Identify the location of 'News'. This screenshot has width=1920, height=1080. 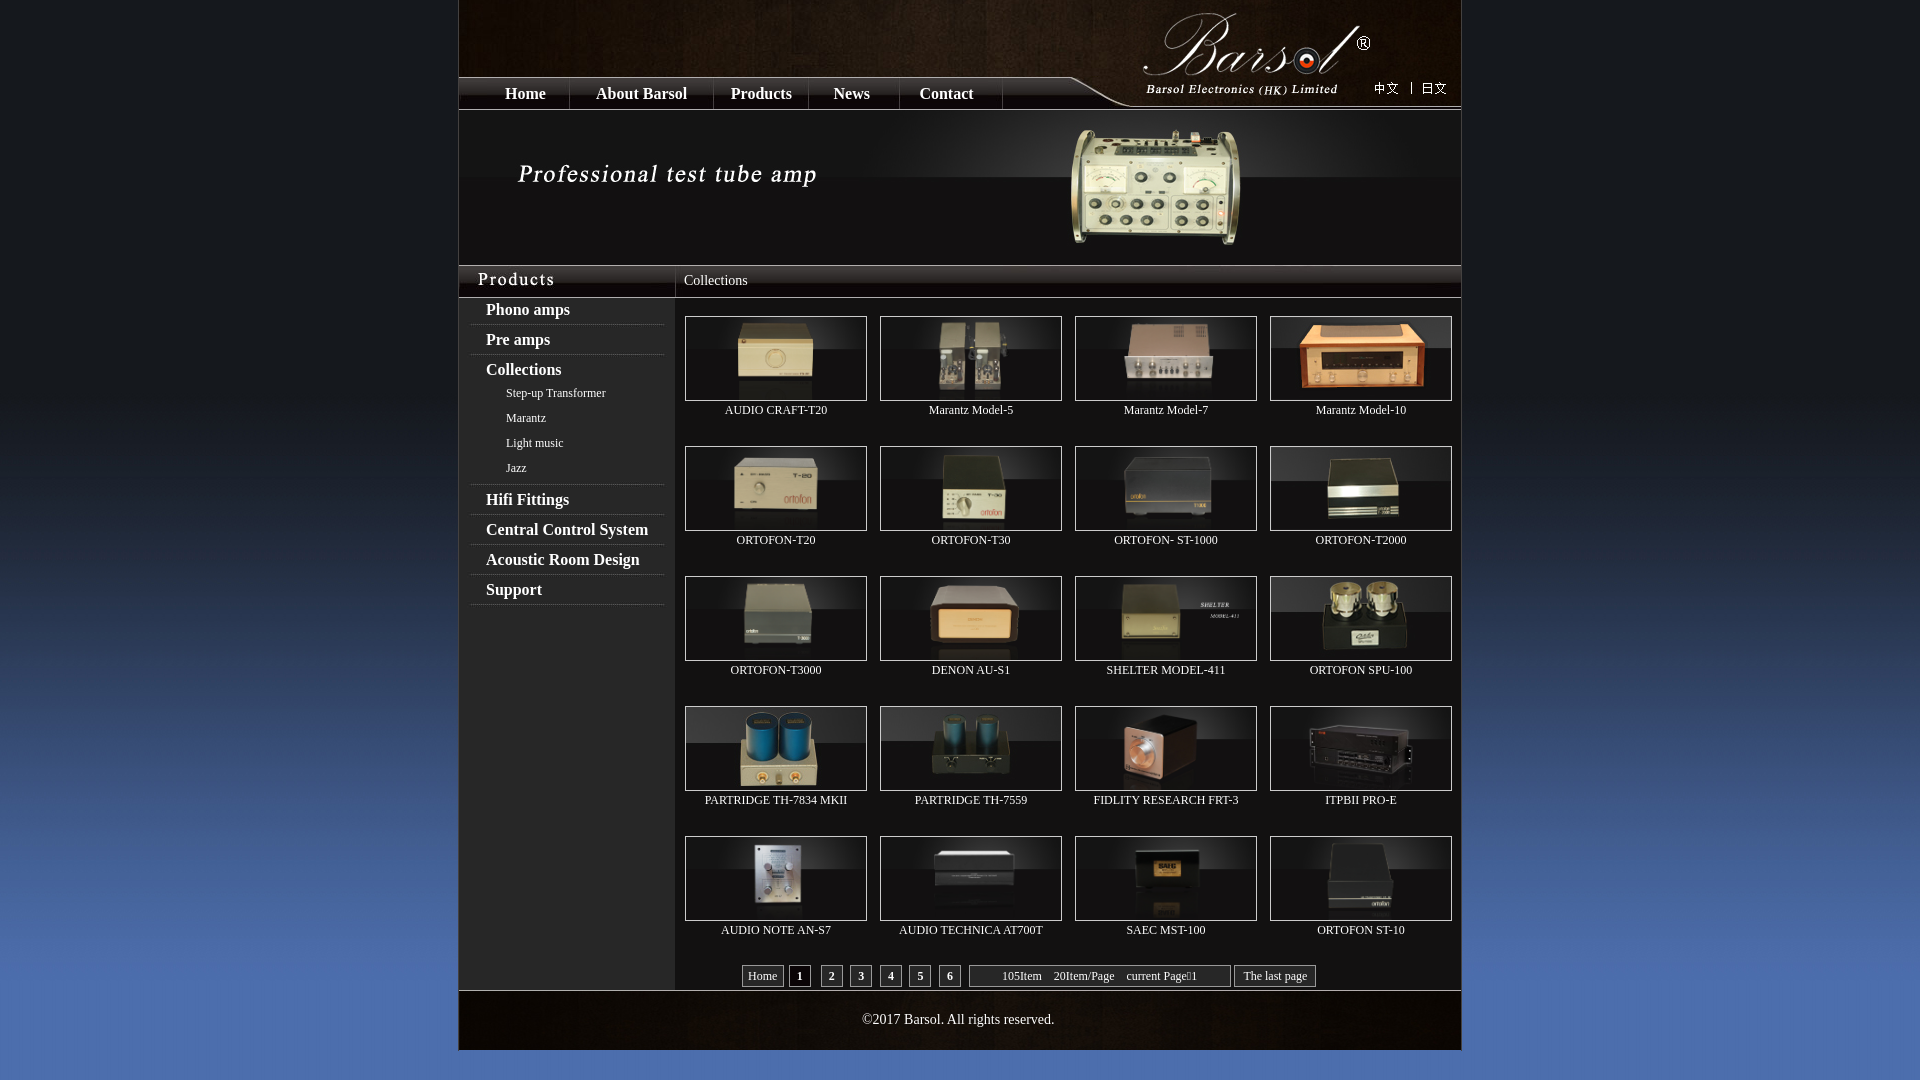
(814, 93).